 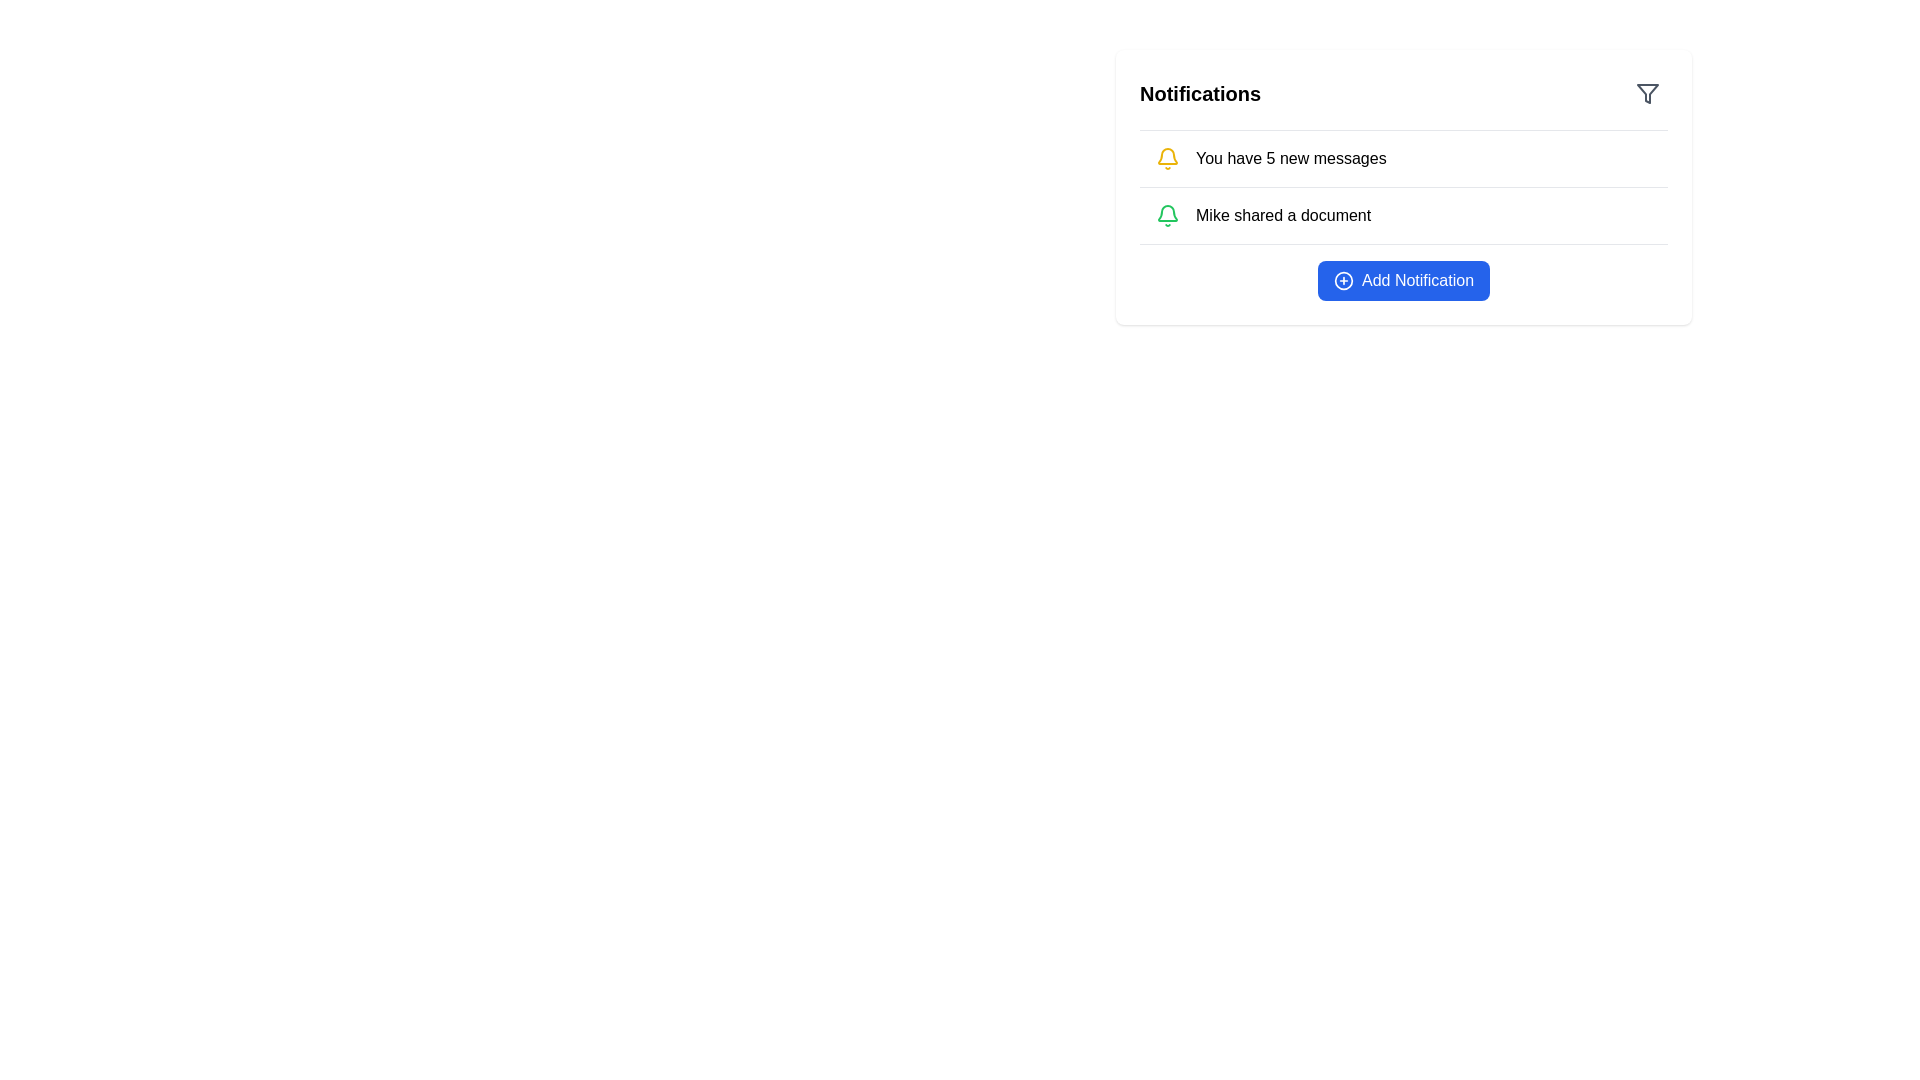 I want to click on the filter-shaped SVG Icon located in the upper right corner of the 'Notifications' panel, so click(x=1647, y=93).